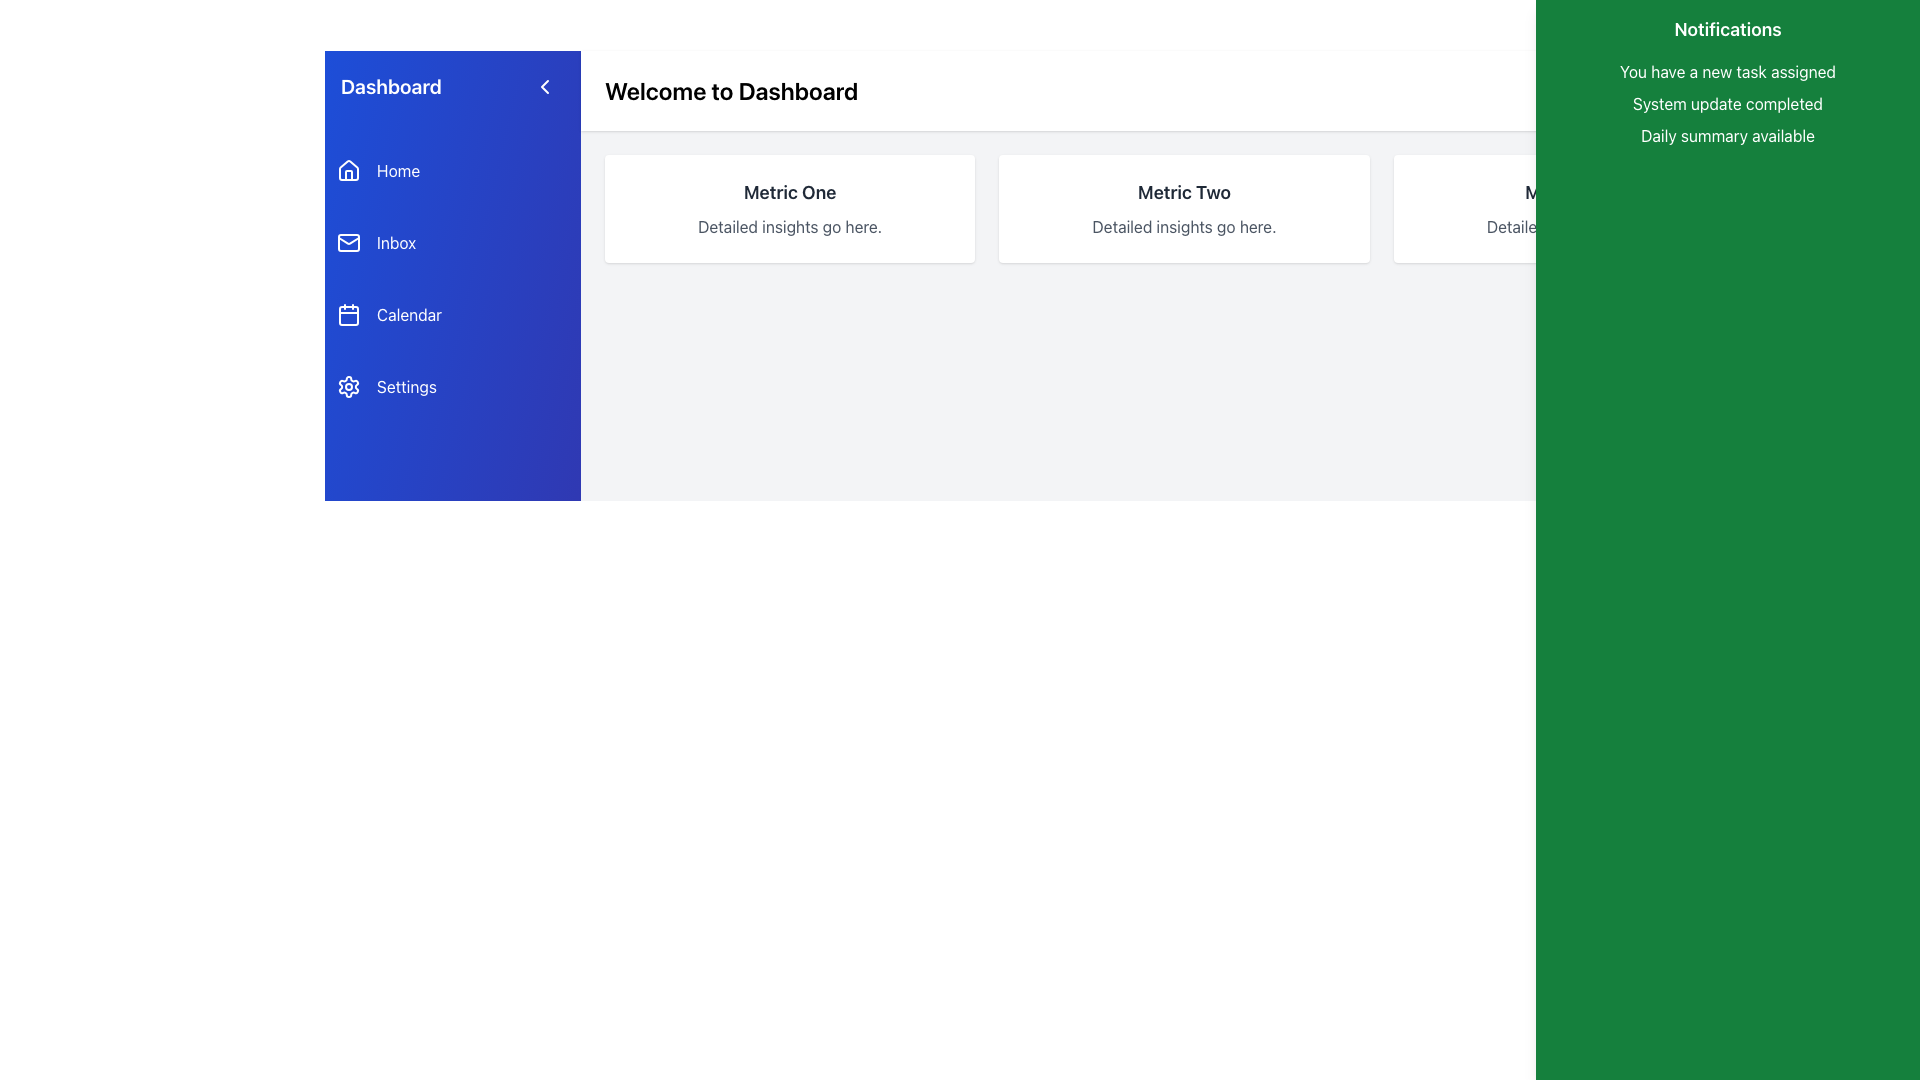 The height and width of the screenshot is (1080, 1920). I want to click on the small square-shaped icon with rounded corners located within the calendar icon in the sidebar menu, positioned between 'Inbox' and 'Settings', so click(349, 315).